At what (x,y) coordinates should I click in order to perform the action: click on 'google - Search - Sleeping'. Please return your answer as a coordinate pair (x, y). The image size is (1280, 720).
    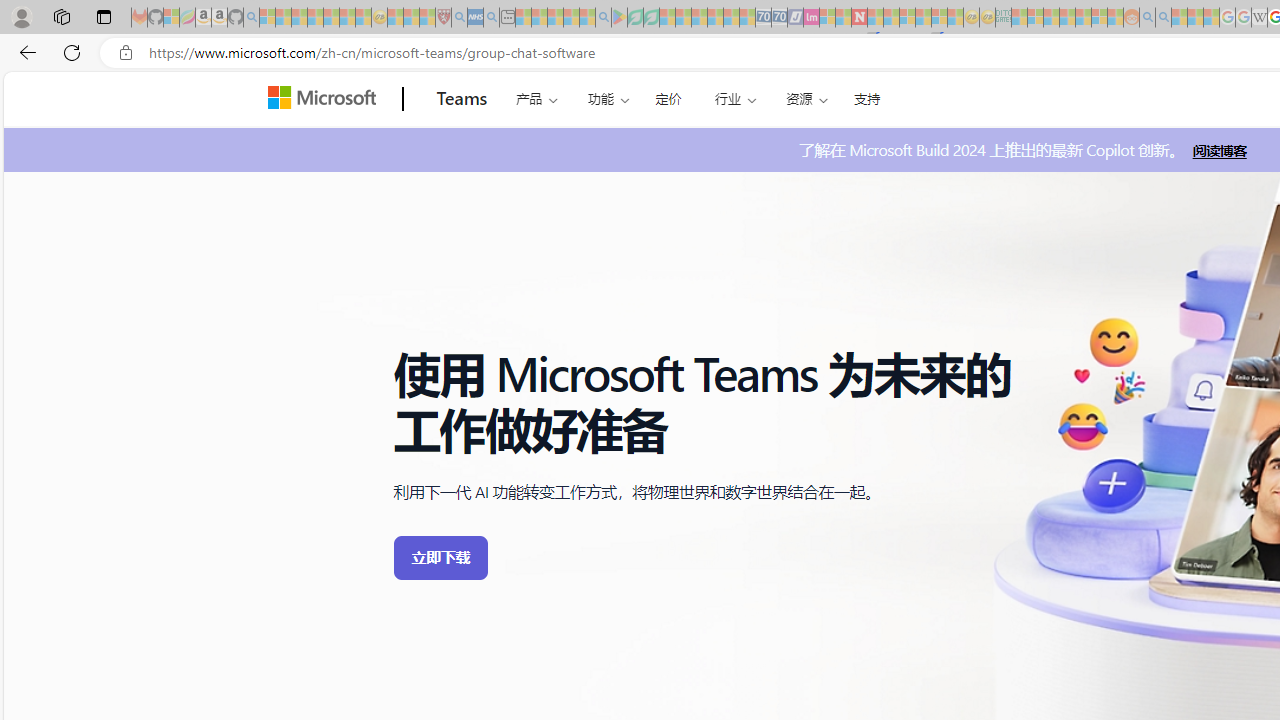
    Looking at the image, I should click on (602, 17).